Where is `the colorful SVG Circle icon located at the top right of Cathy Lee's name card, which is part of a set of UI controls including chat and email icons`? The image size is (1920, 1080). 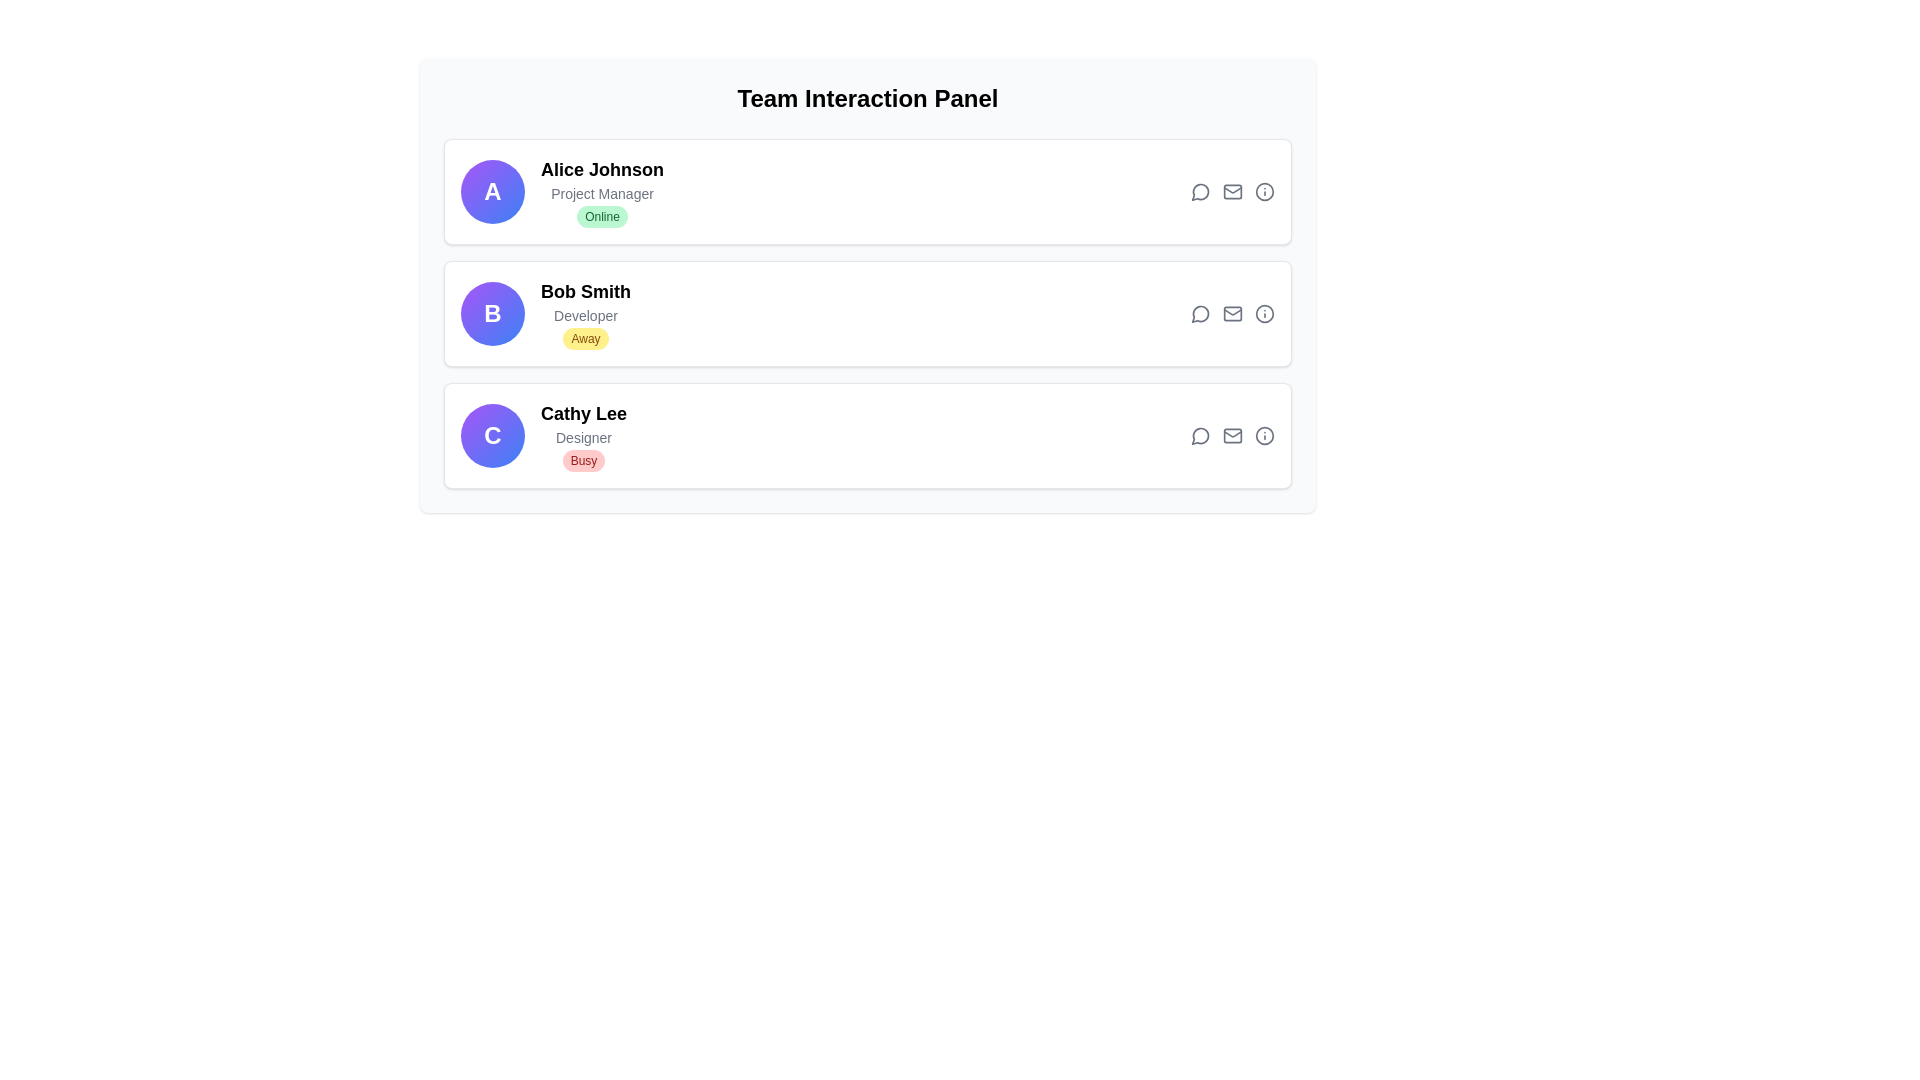
the colorful SVG Circle icon located at the top right of Cathy Lee's name card, which is part of a set of UI controls including chat and email icons is located at coordinates (1264, 434).